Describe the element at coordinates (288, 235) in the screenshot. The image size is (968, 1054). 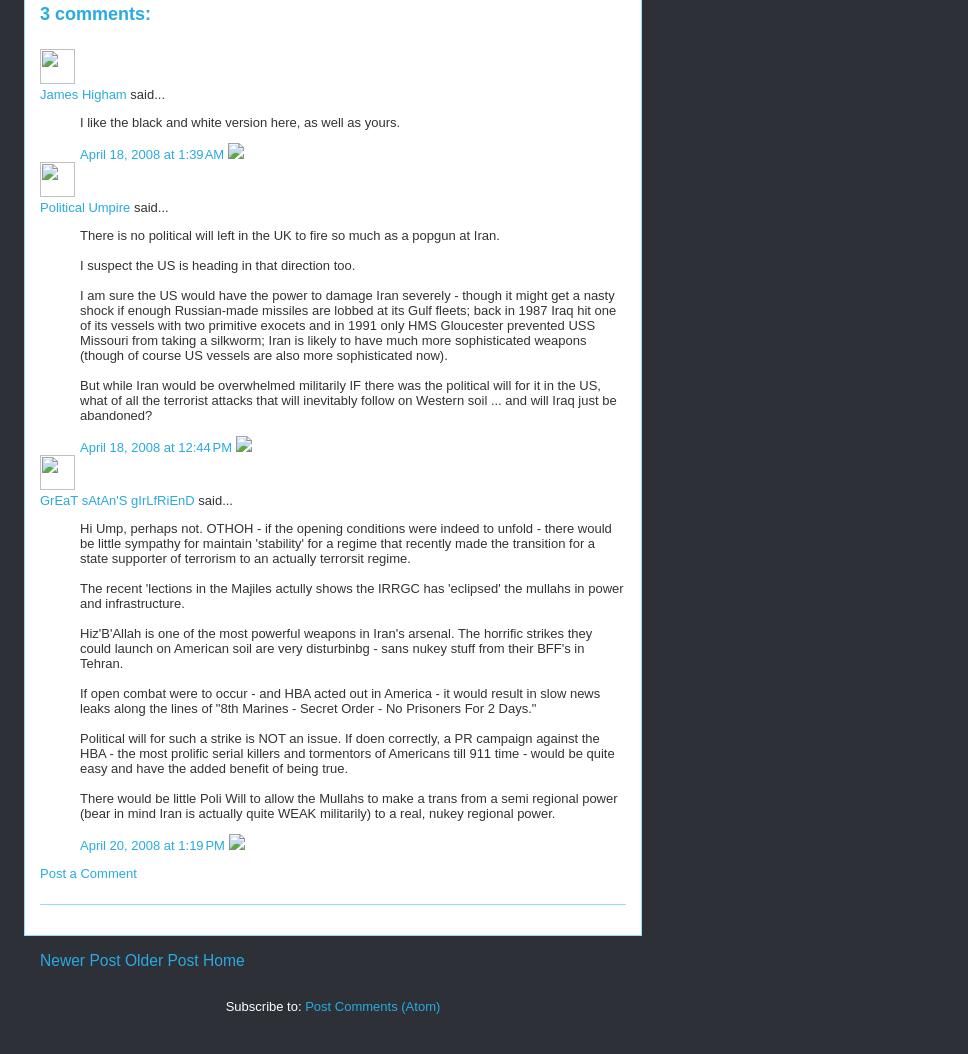
I see `'There is no political will left in the UK to fire so much as a popgun at Iran.'` at that location.